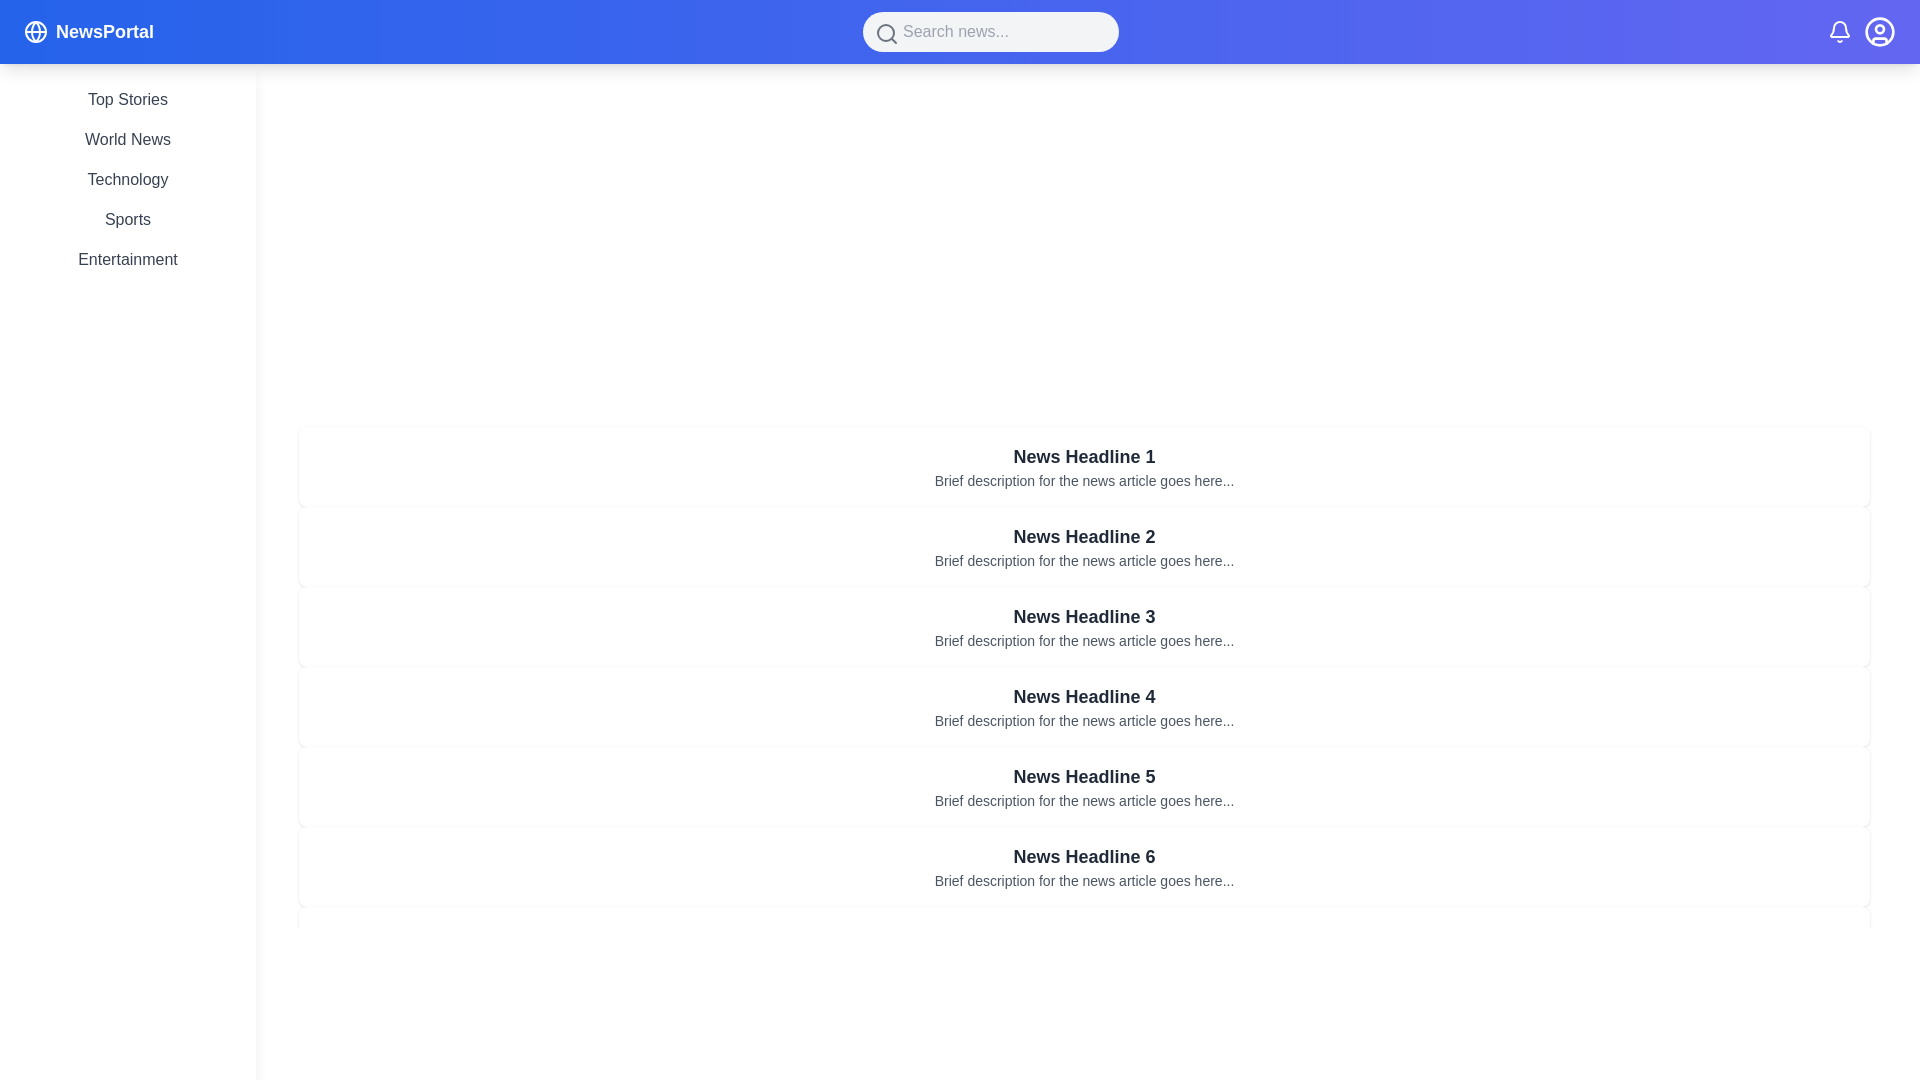  What do you see at coordinates (1083, 640) in the screenshot?
I see `the text snippet located directly below the bold headline 'News Headline 3', which is a smaller font size and light gray color` at bounding box center [1083, 640].